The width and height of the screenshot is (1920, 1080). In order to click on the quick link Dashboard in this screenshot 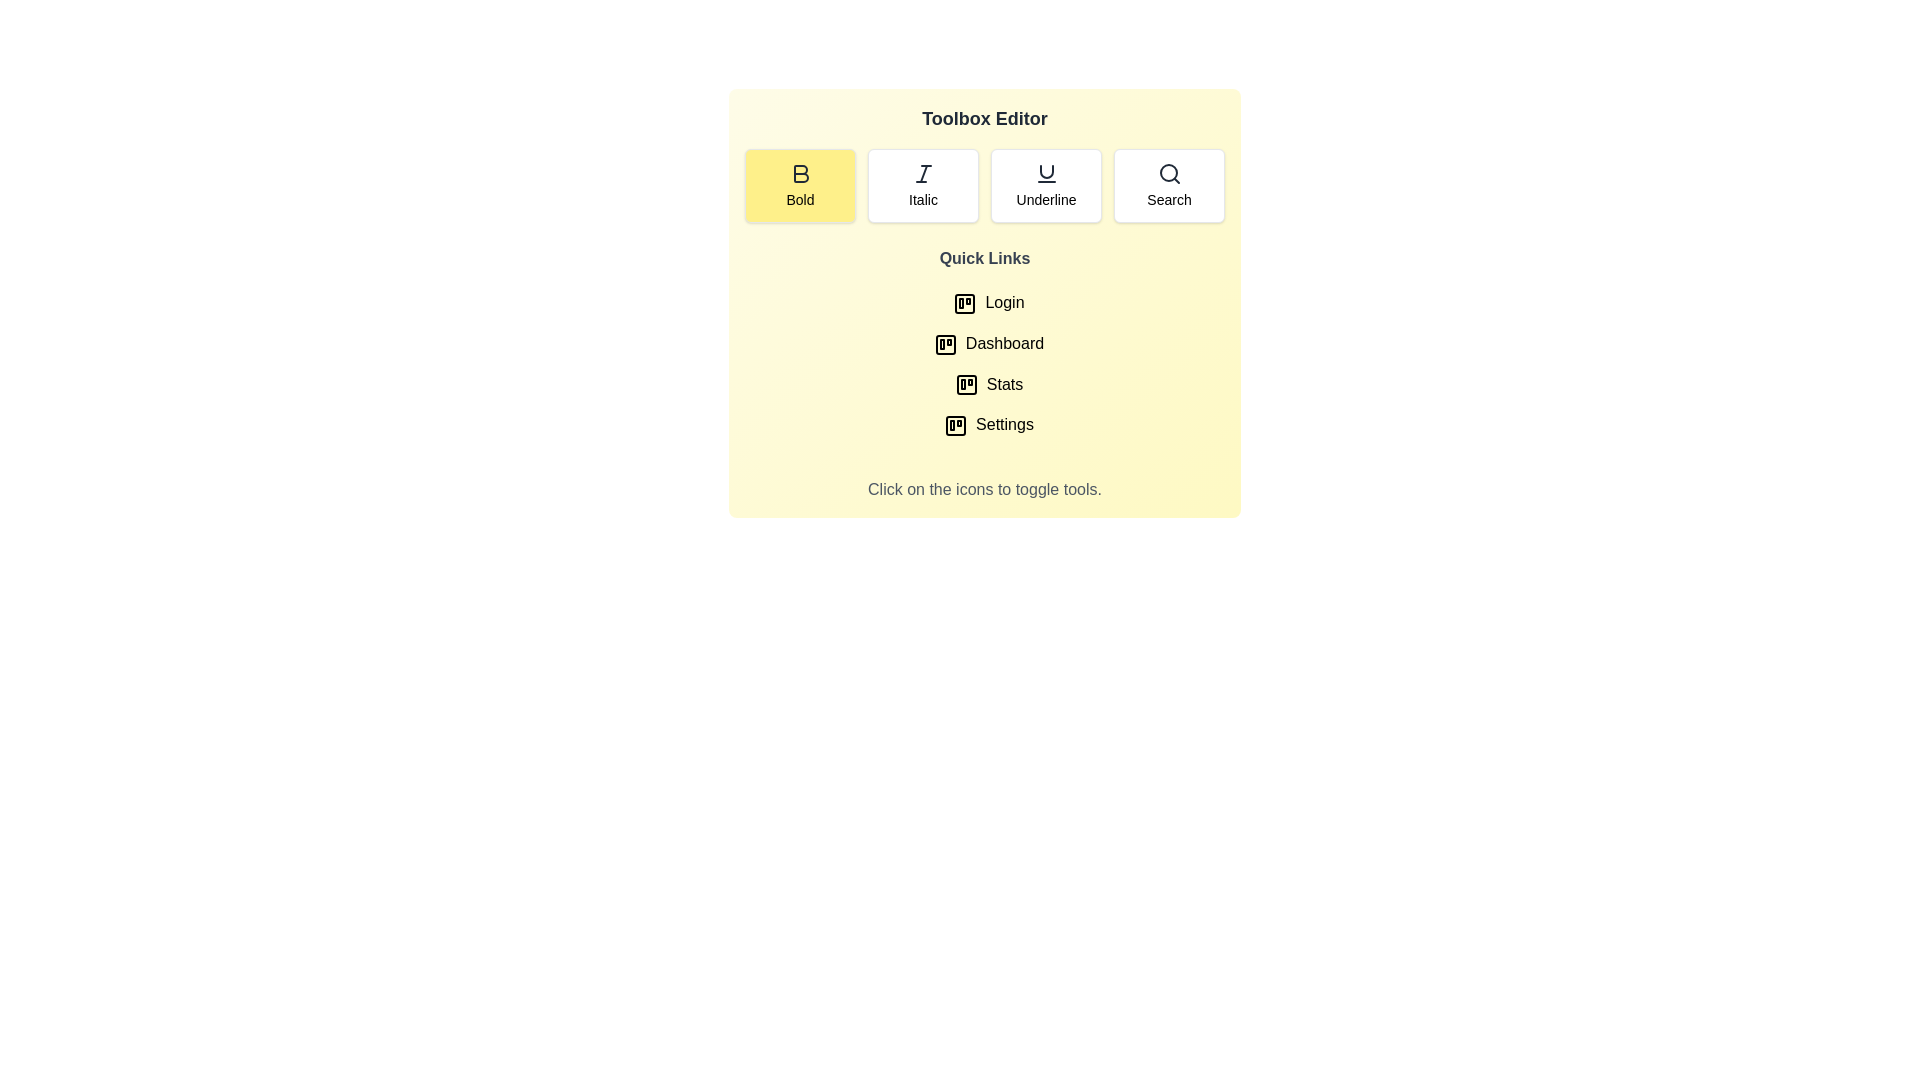, I will do `click(984, 342)`.